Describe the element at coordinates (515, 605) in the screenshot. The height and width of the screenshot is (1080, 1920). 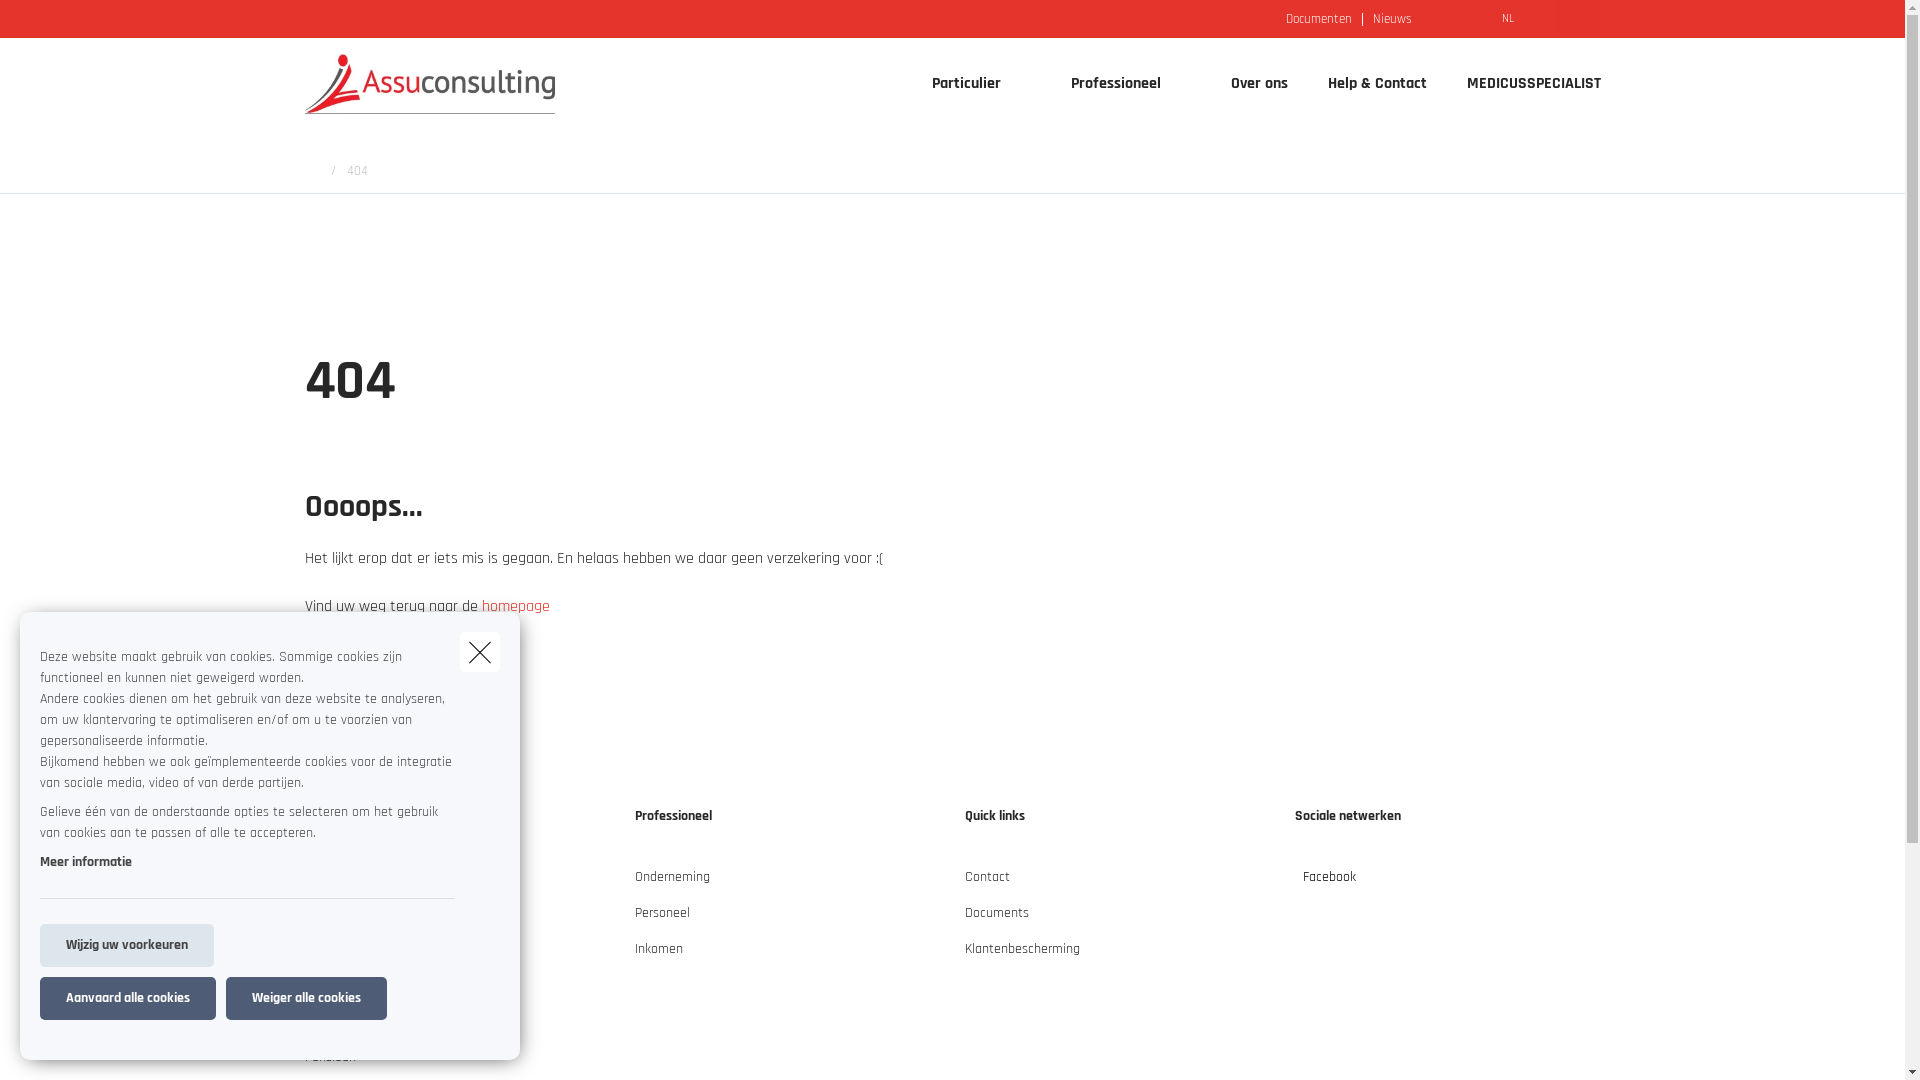
I see `'homepage'` at that location.